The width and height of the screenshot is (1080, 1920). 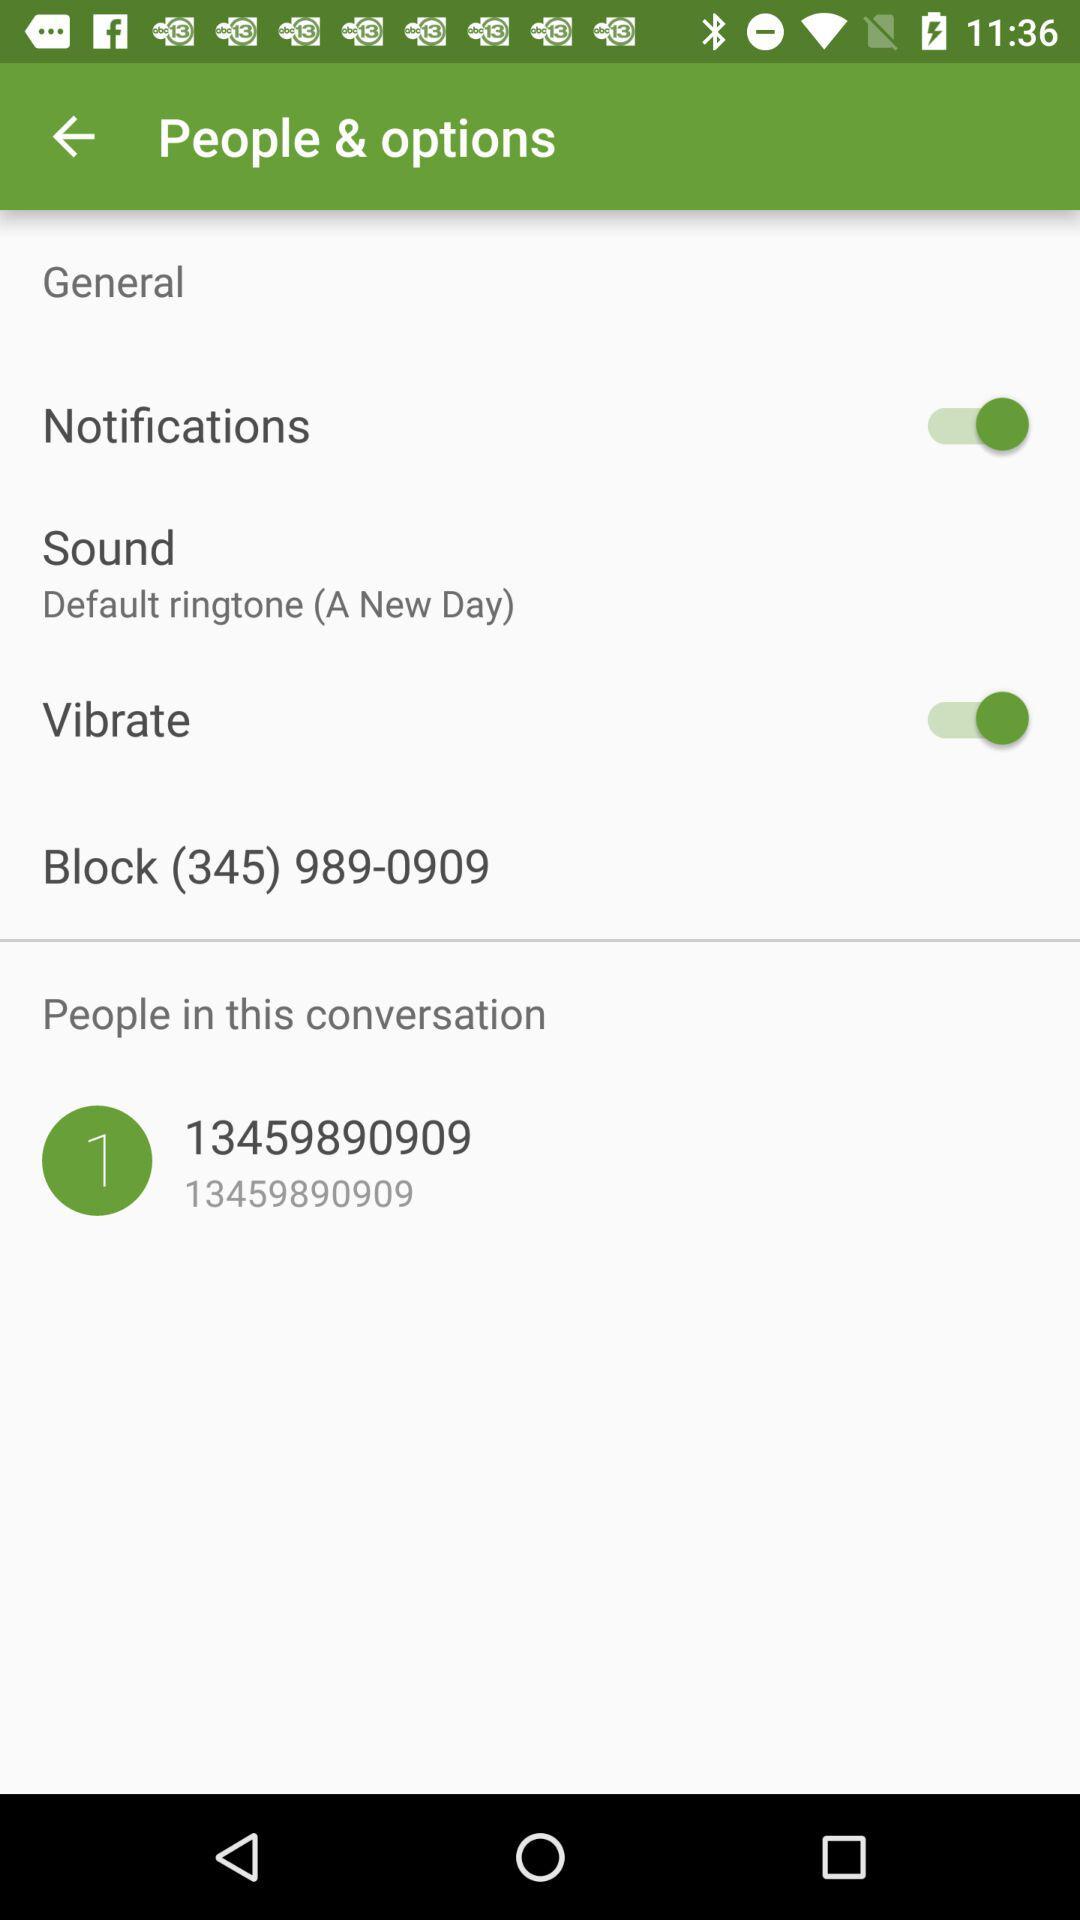 What do you see at coordinates (477, 718) in the screenshot?
I see `the vibrate item` at bounding box center [477, 718].